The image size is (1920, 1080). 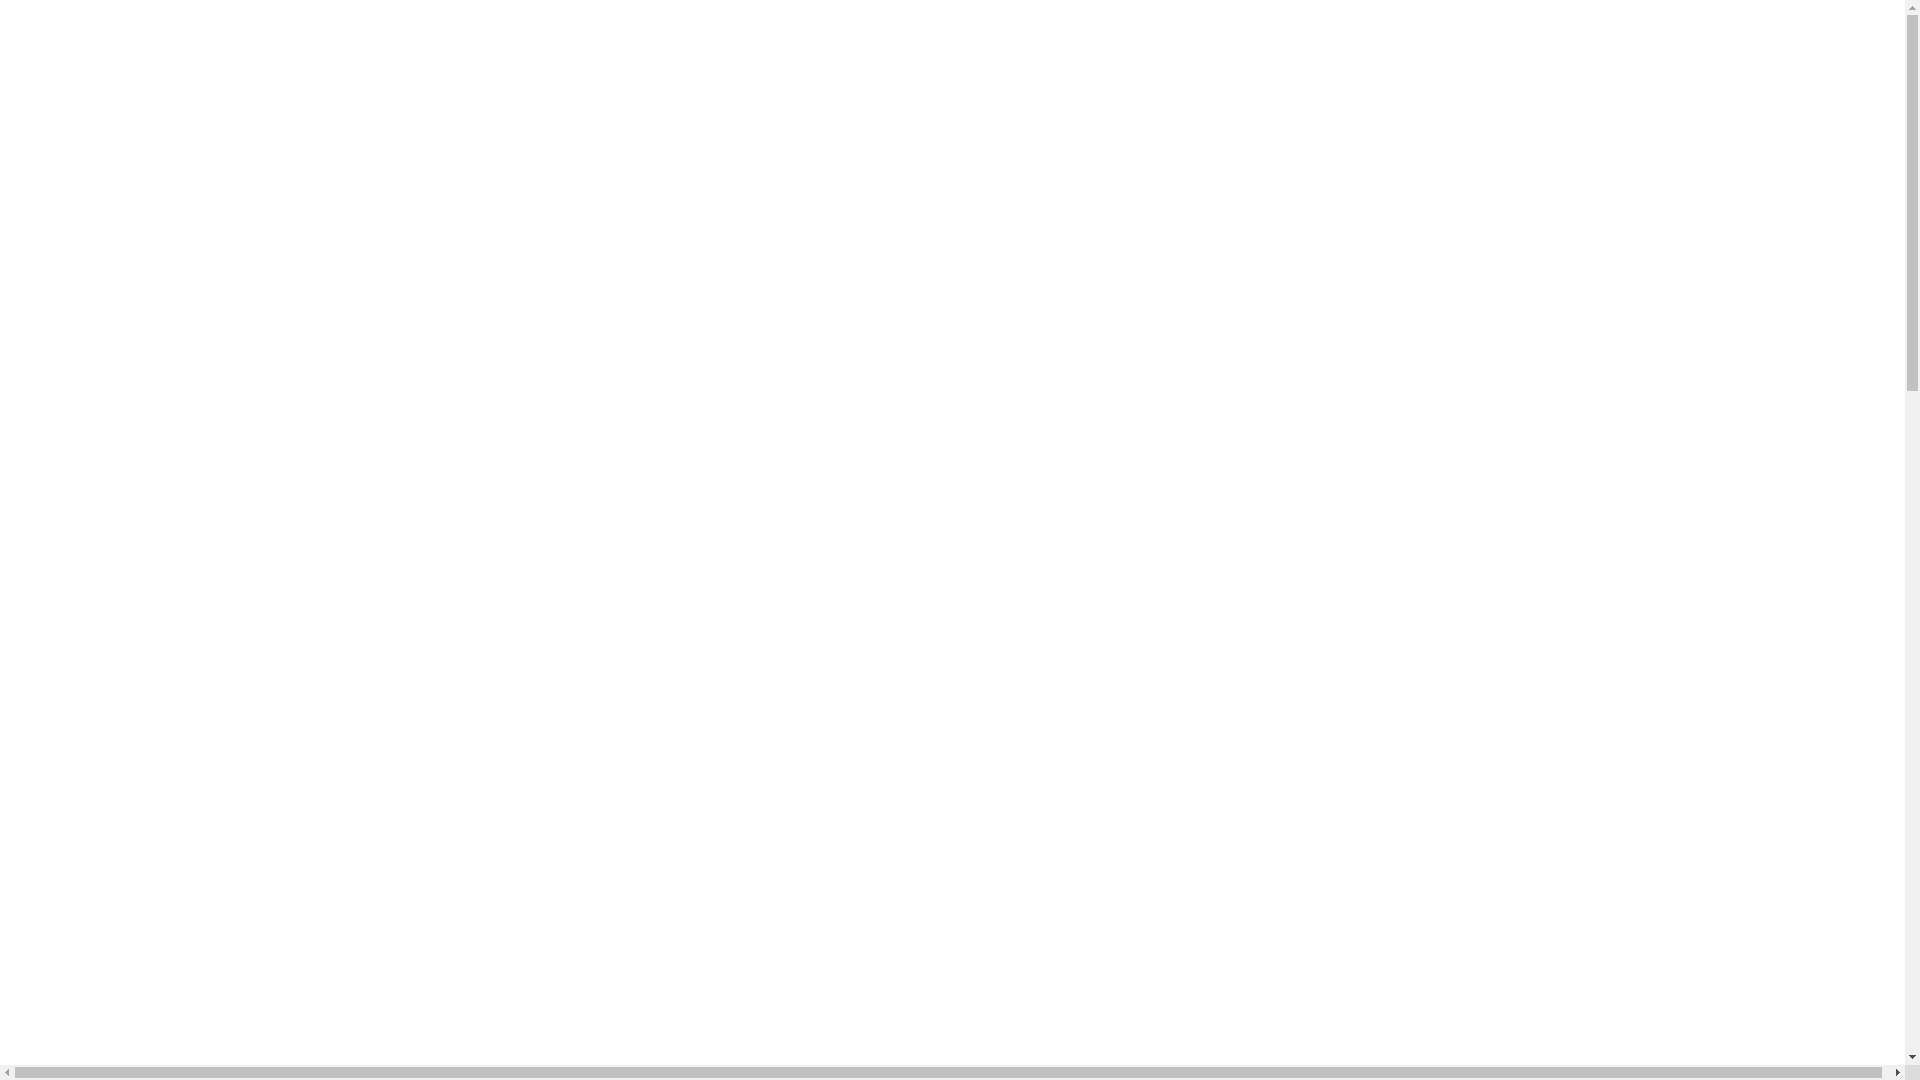 What do you see at coordinates (12, 330) in the screenshot?
I see `'0'` at bounding box center [12, 330].